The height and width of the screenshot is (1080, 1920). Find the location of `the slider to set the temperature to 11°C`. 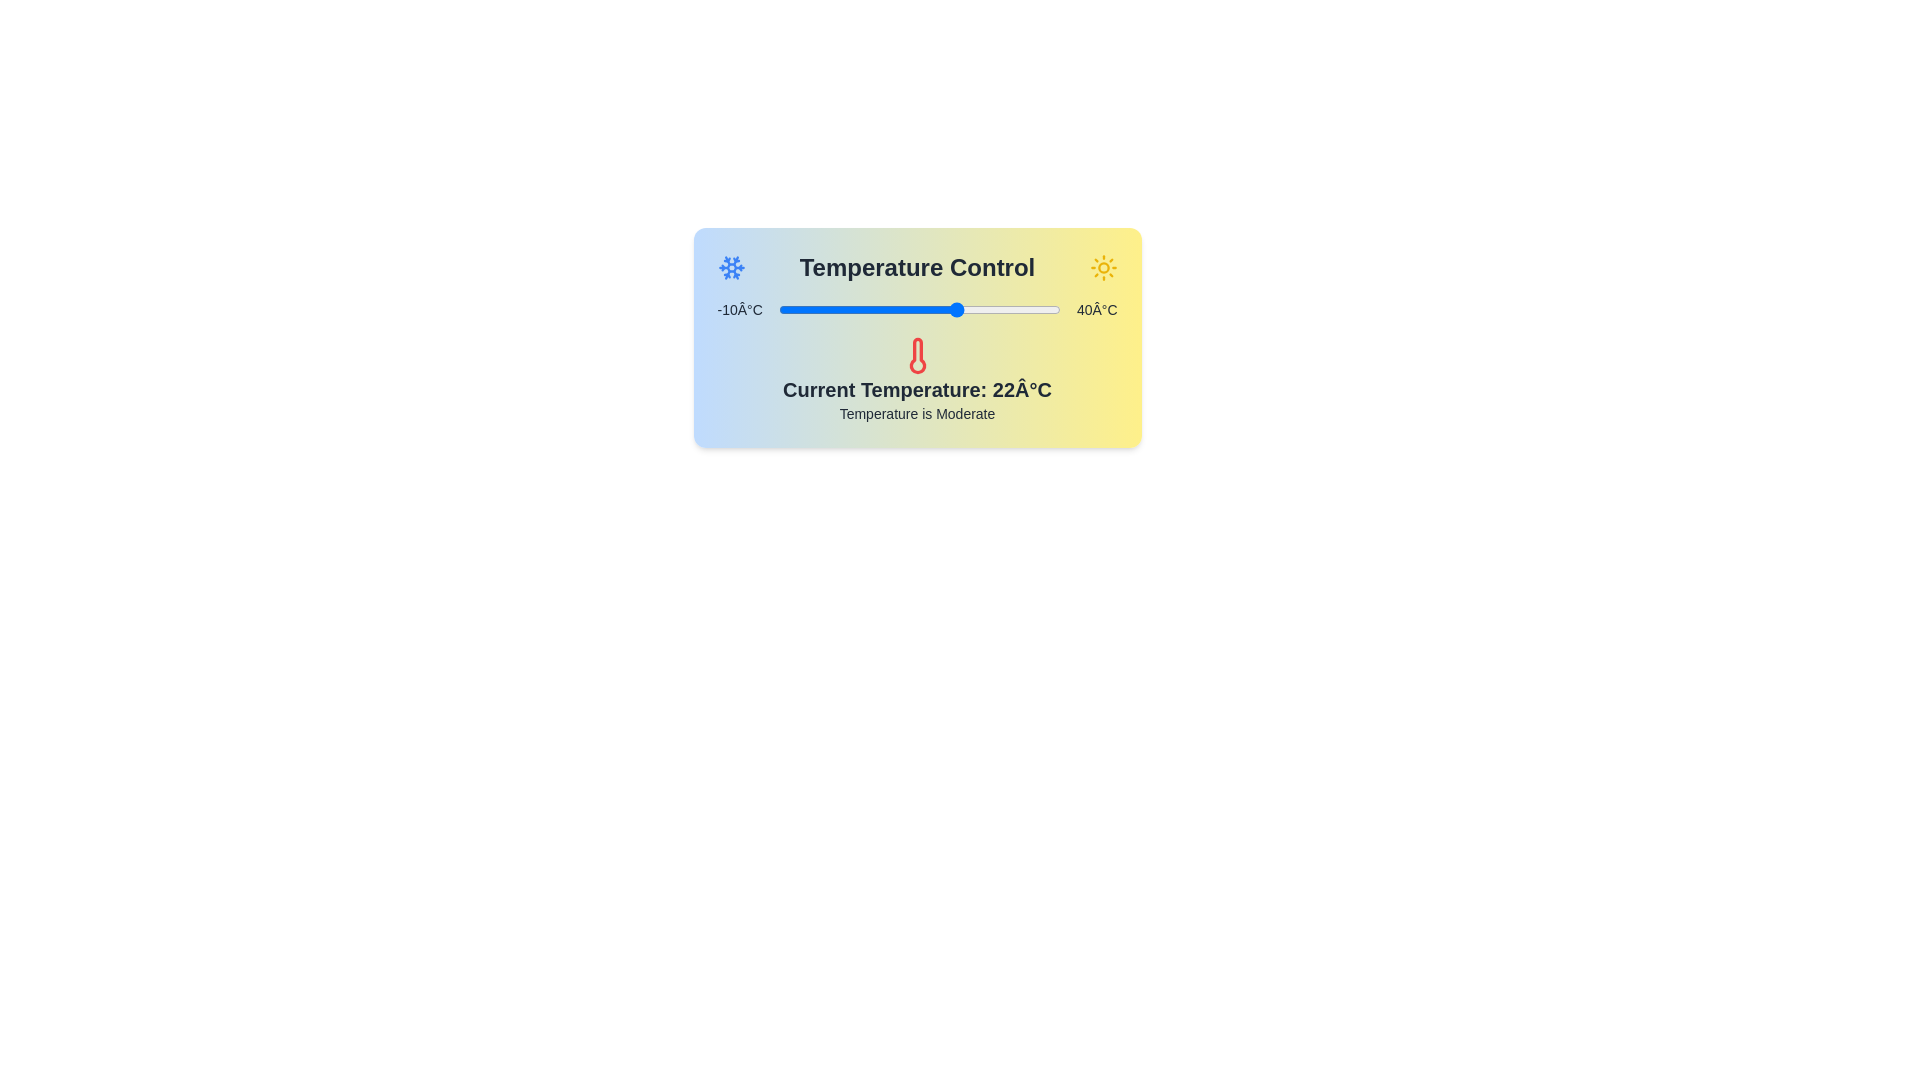

the slider to set the temperature to 11°C is located at coordinates (896, 309).